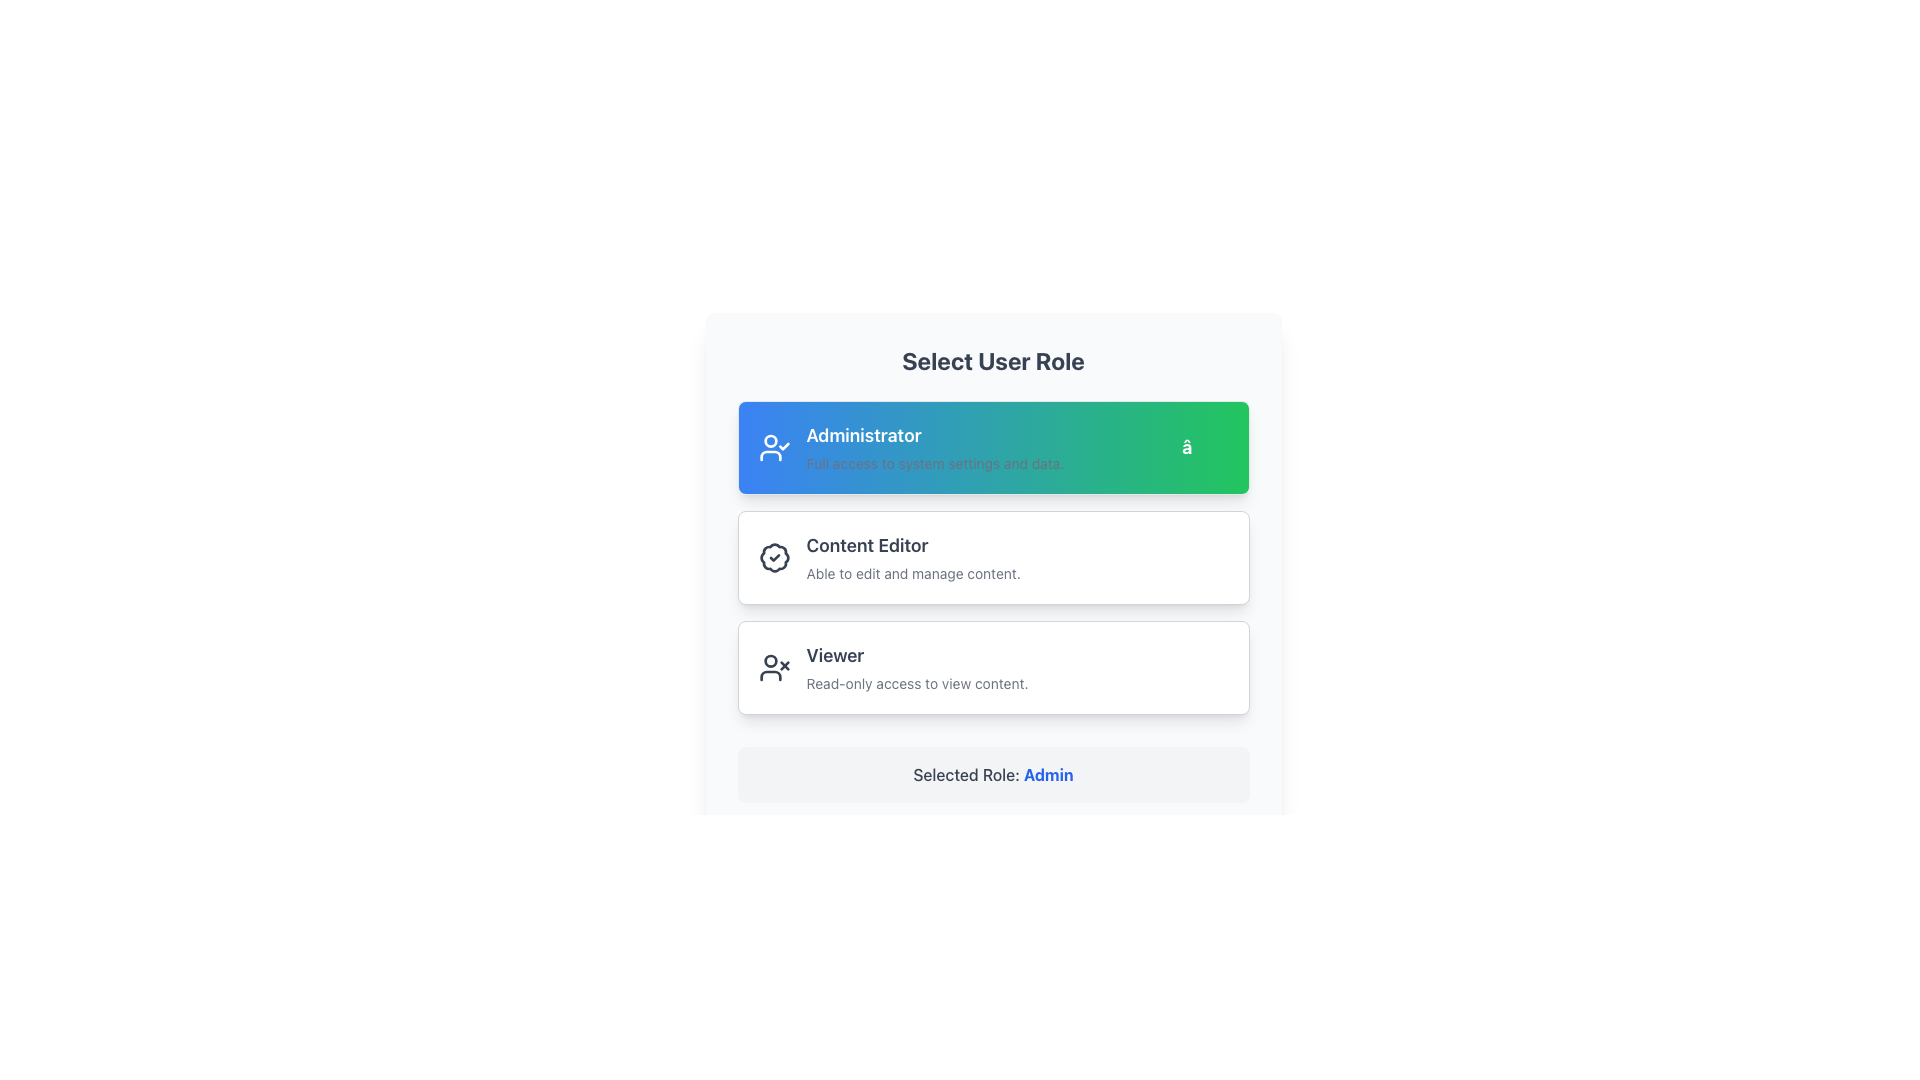  I want to click on the 'Content Editor' selectable option banner located below the 'Administrator' banner and above the 'Viewer' banner, so click(993, 558).